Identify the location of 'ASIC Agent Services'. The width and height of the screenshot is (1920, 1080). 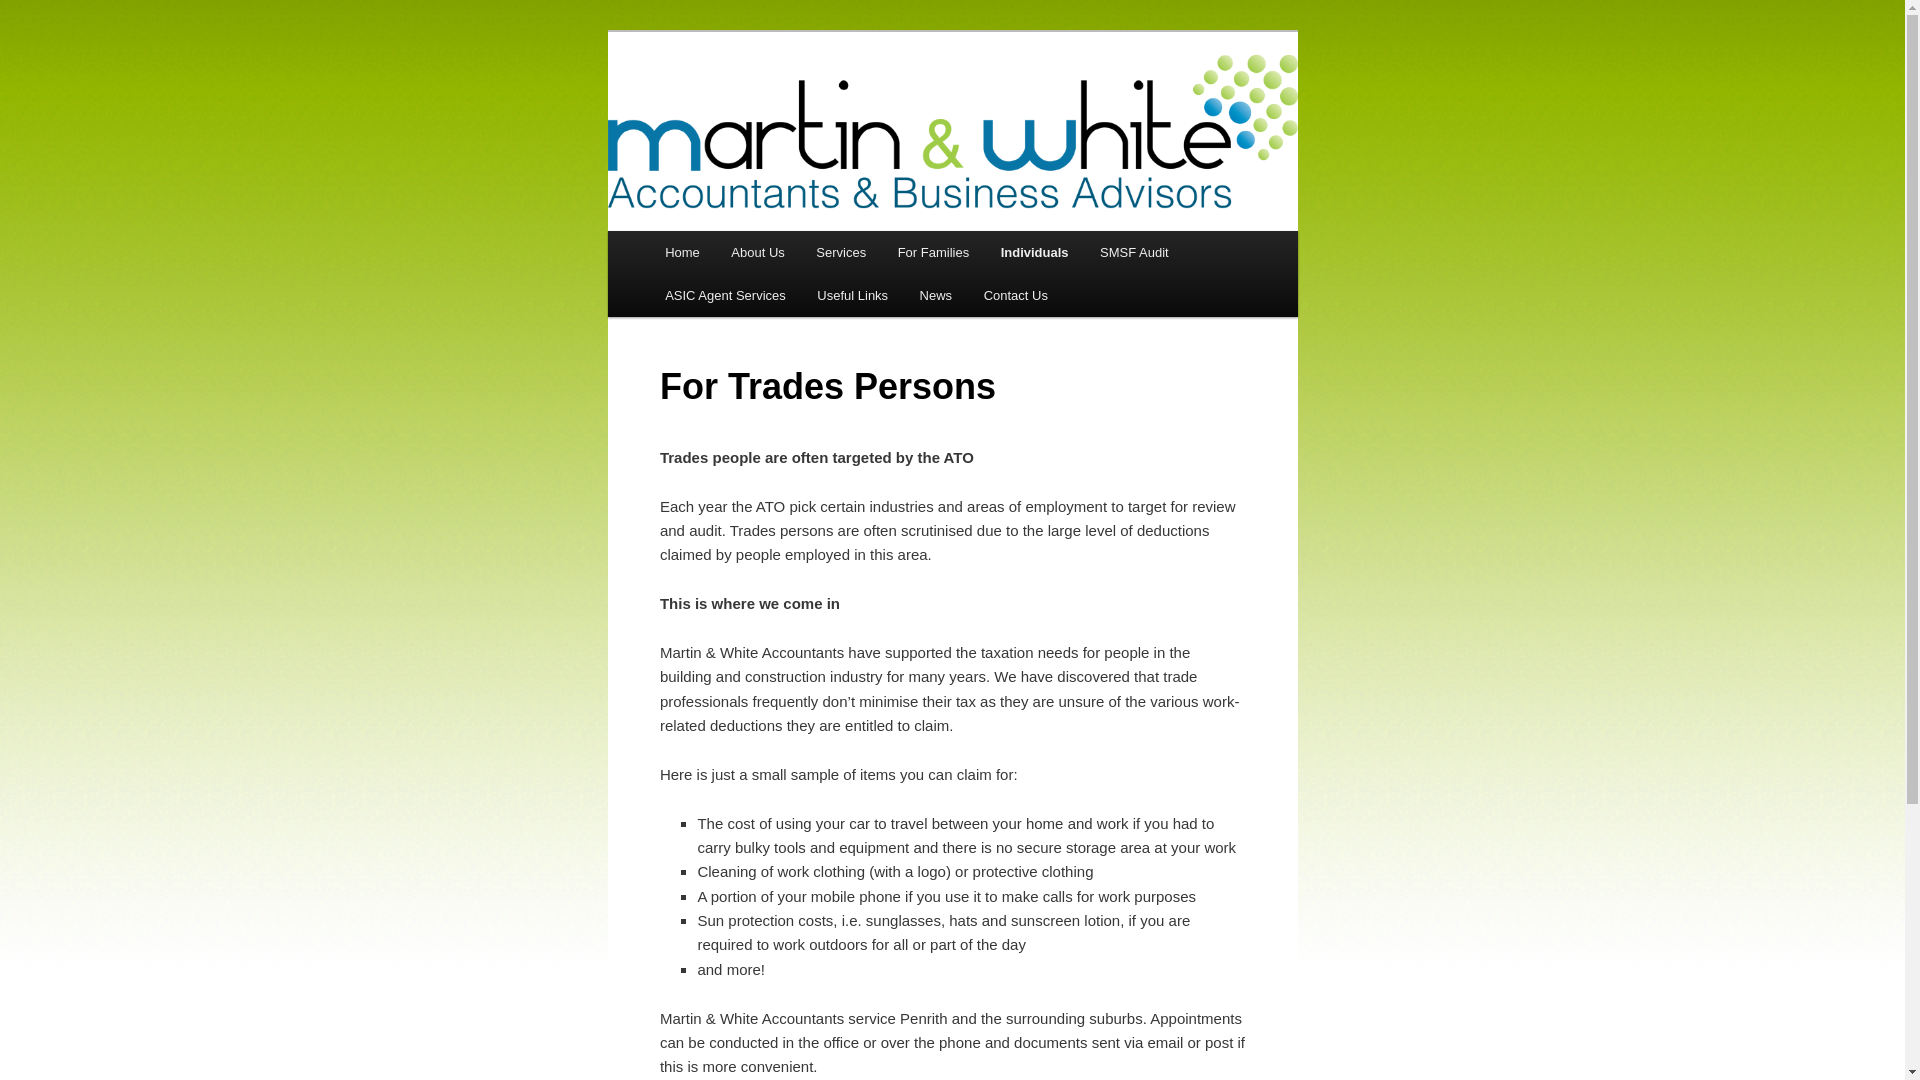
(723, 295).